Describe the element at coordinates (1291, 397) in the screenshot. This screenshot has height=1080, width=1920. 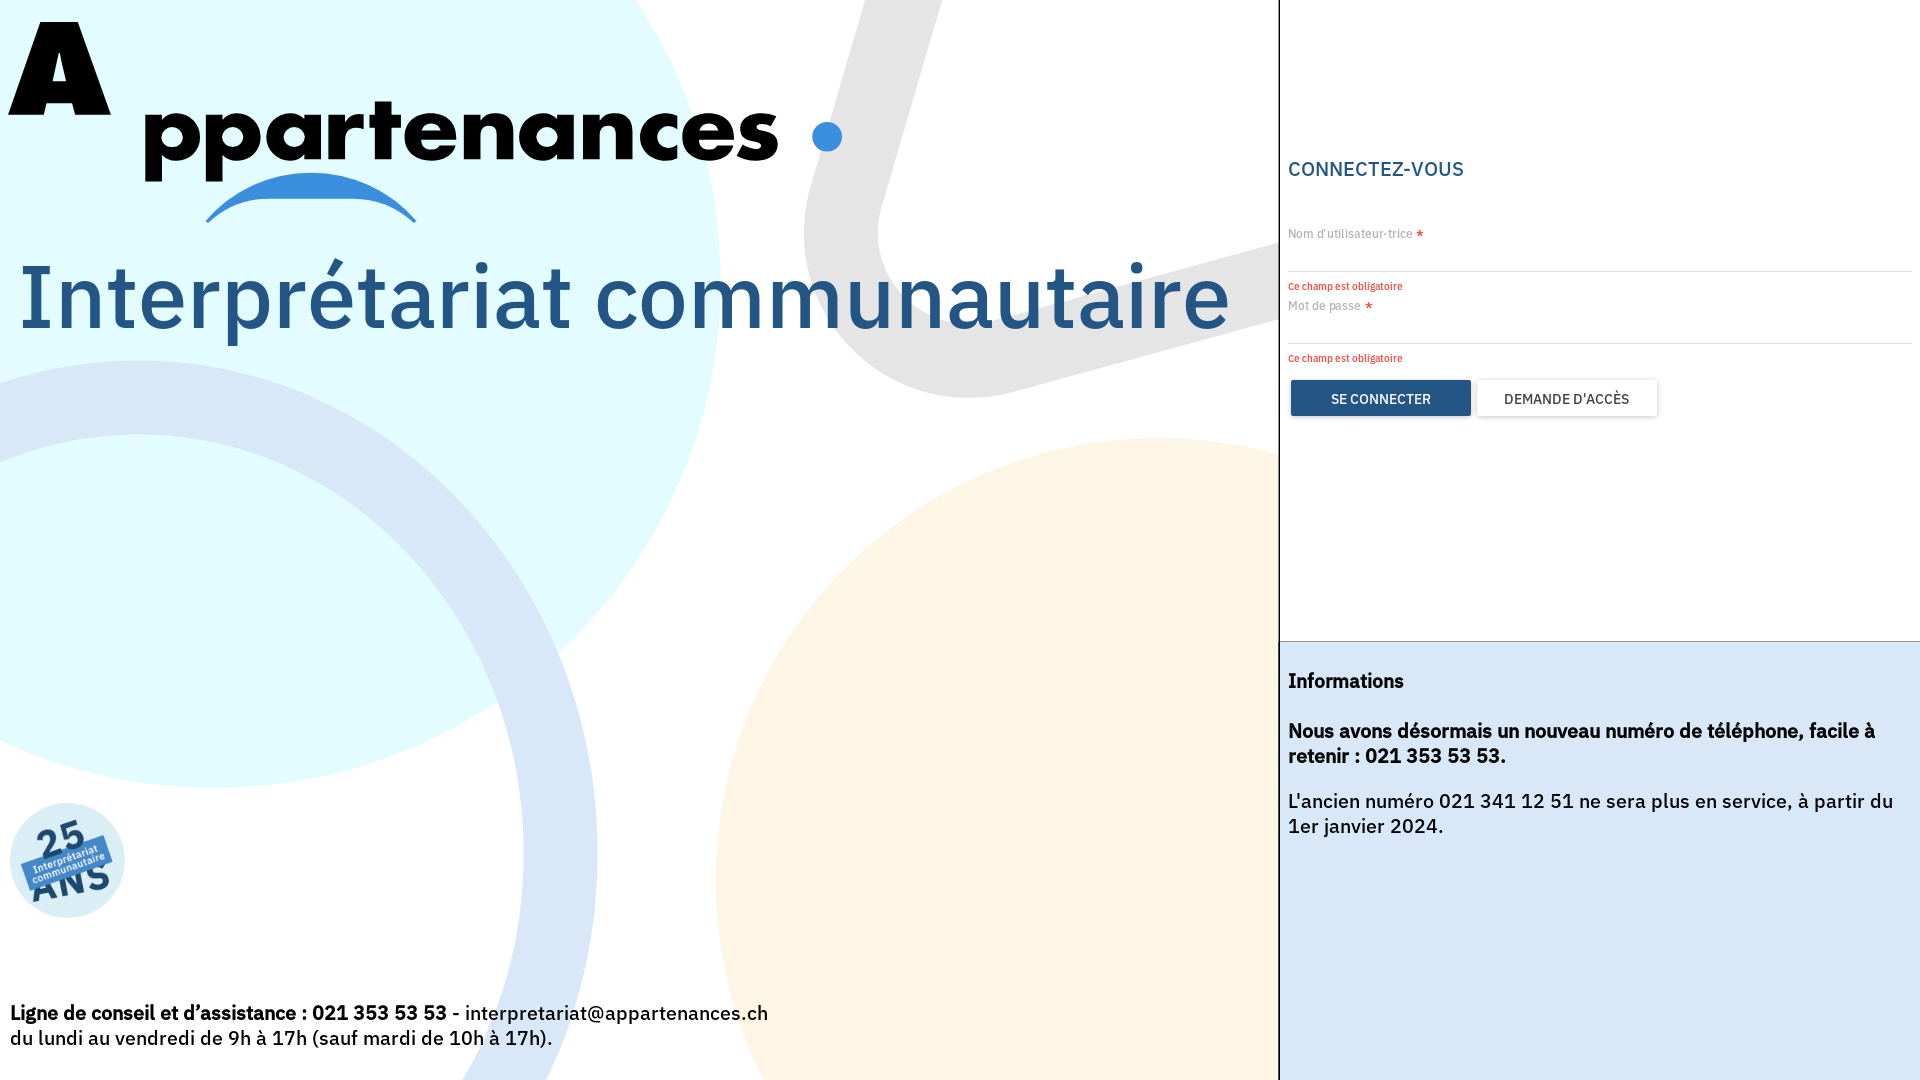
I see `'SE CONNECTER'` at that location.